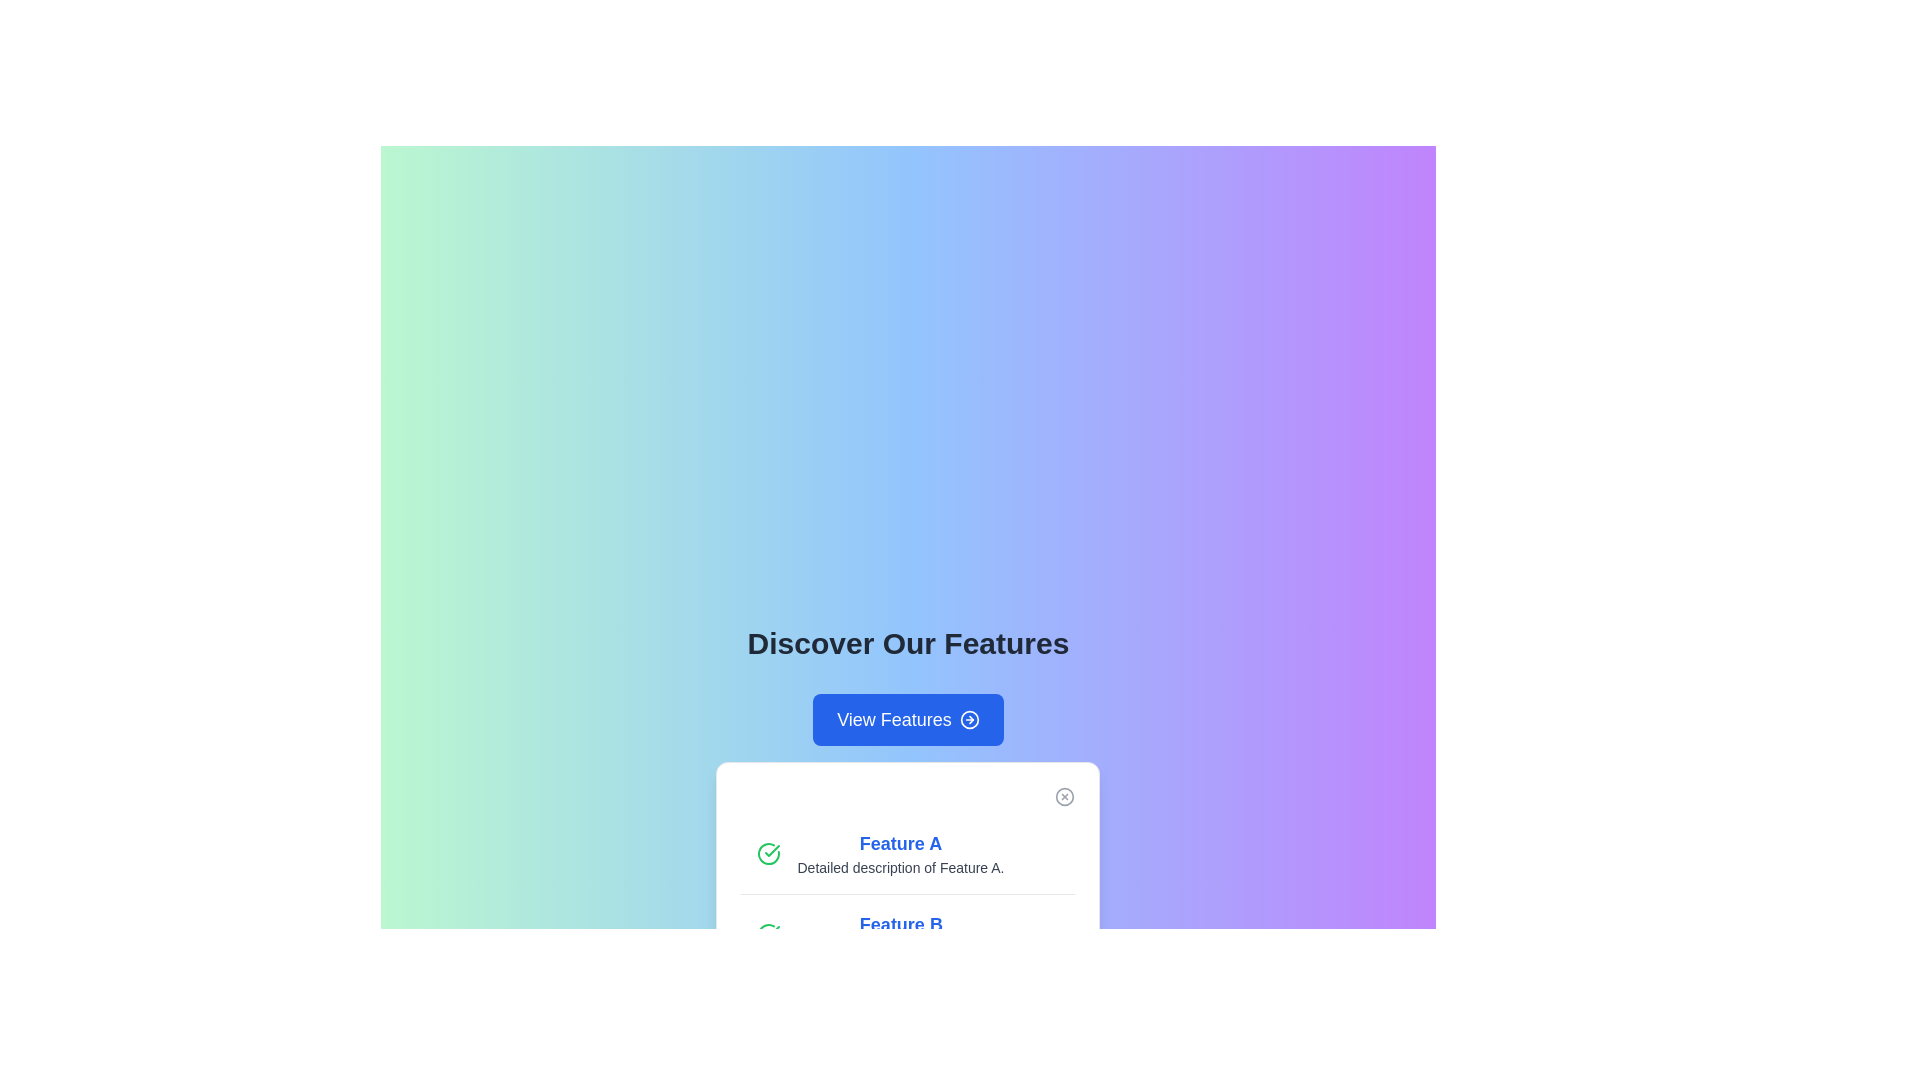 The width and height of the screenshot is (1920, 1080). What do you see at coordinates (900, 844) in the screenshot?
I see `the Text label that serves as a title or heading for the feature located centrally in the white card element under the 'Discover Our Features' section` at bounding box center [900, 844].